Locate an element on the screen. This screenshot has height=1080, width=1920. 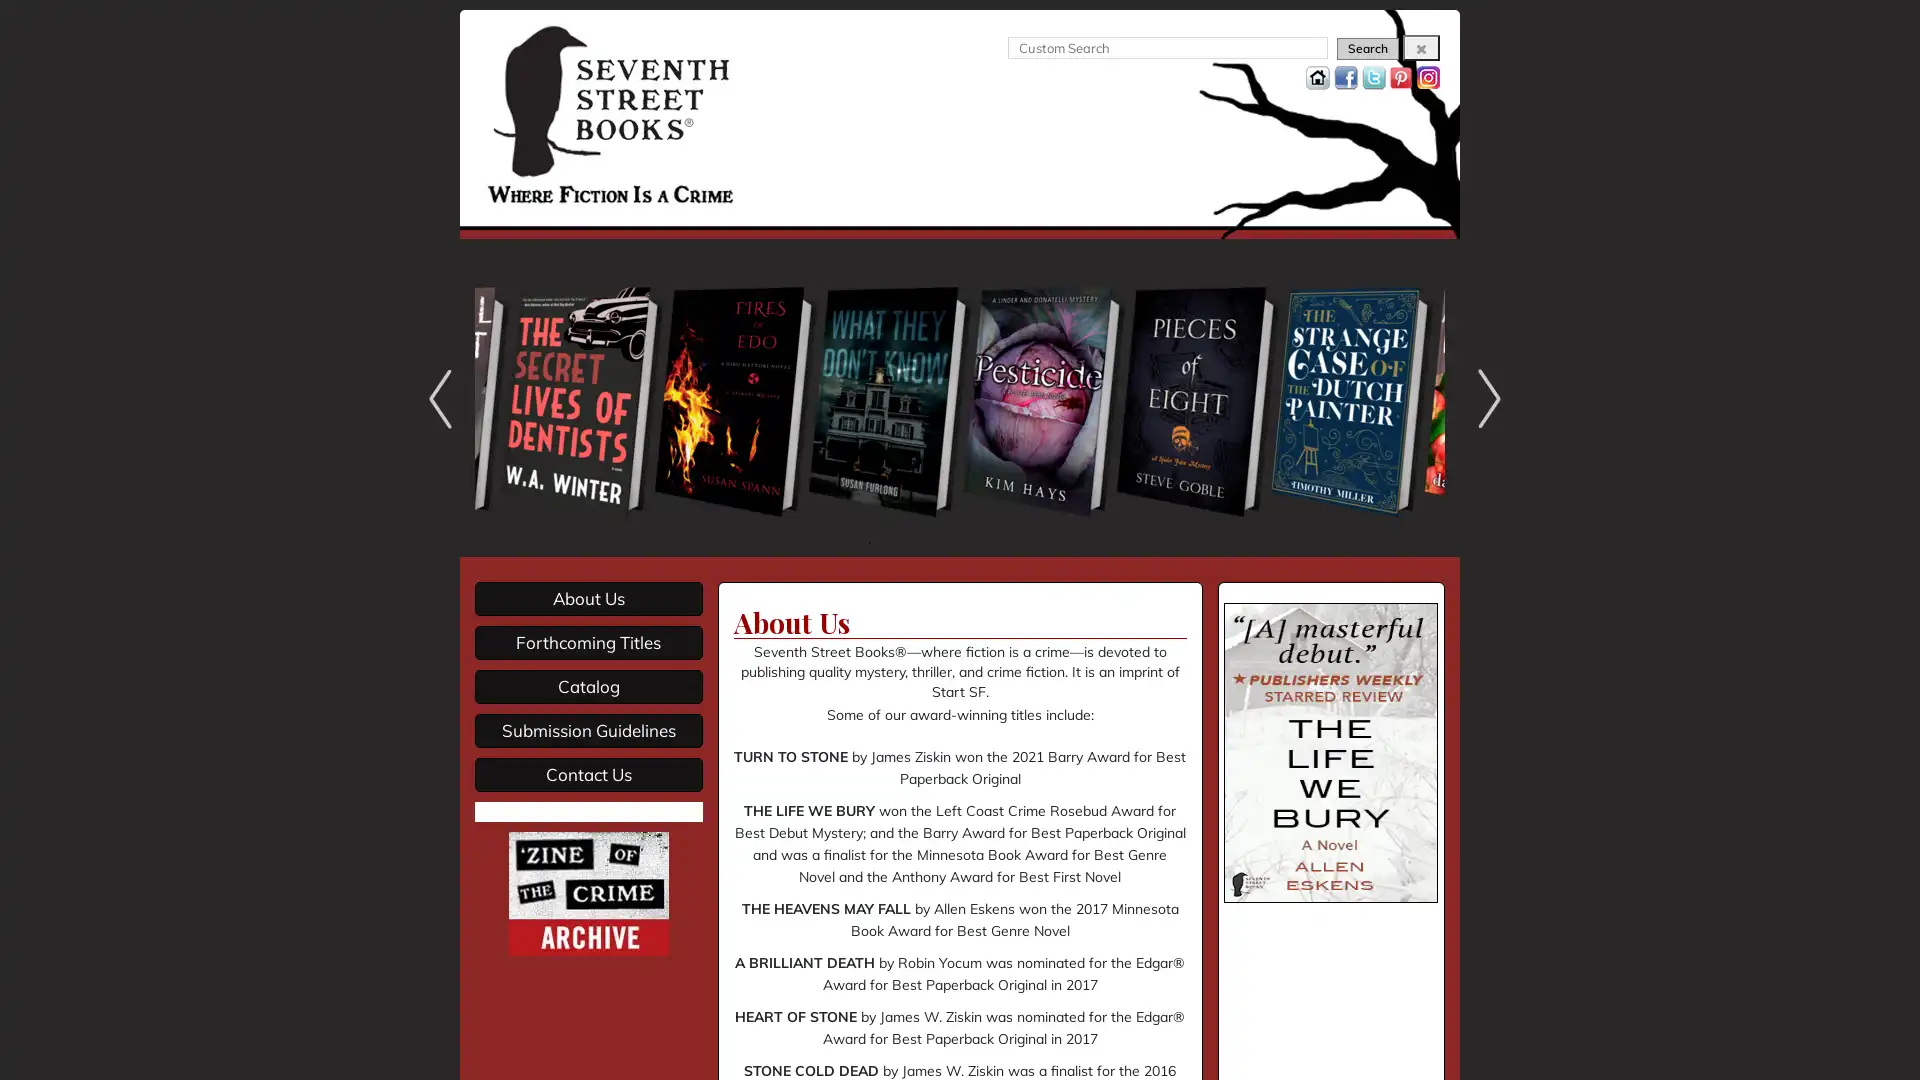
Previous is located at coordinates (434, 398).